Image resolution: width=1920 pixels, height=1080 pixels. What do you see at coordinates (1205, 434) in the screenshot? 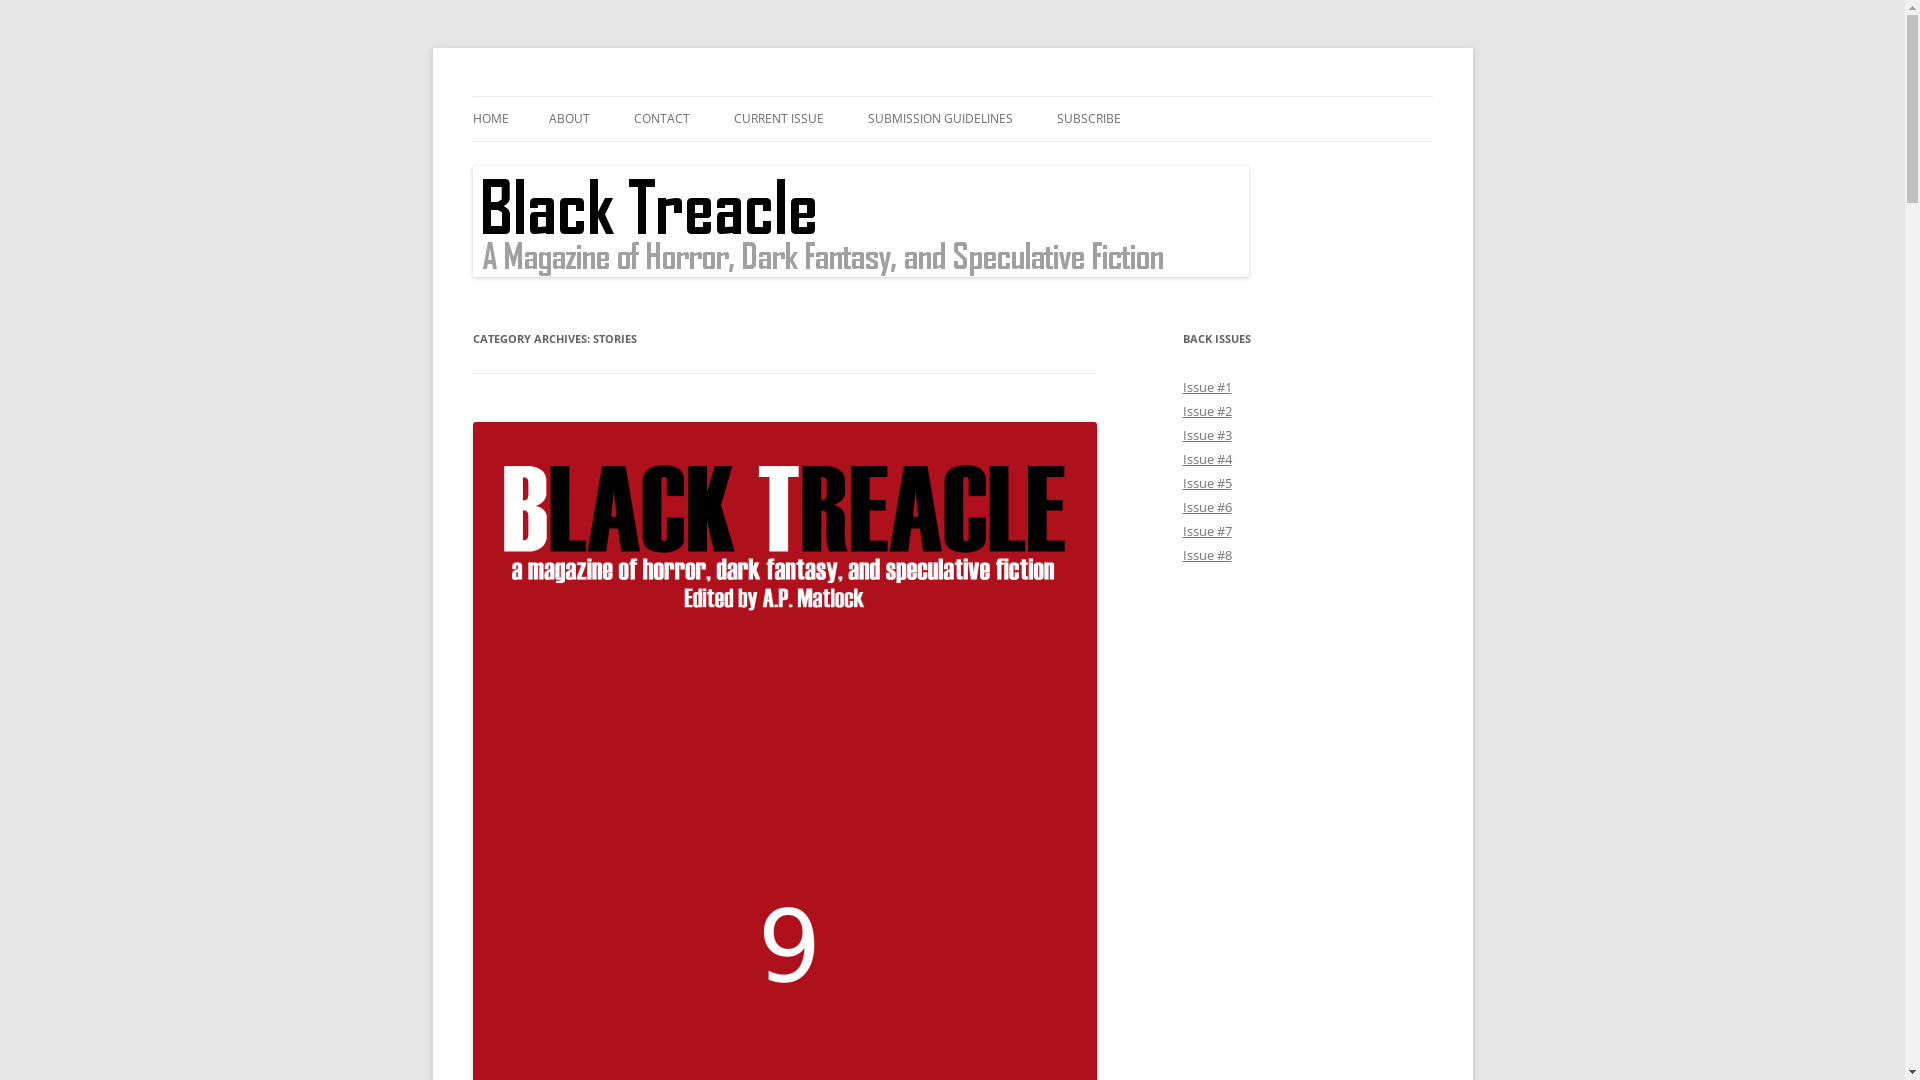
I see `'Issue #3'` at bounding box center [1205, 434].